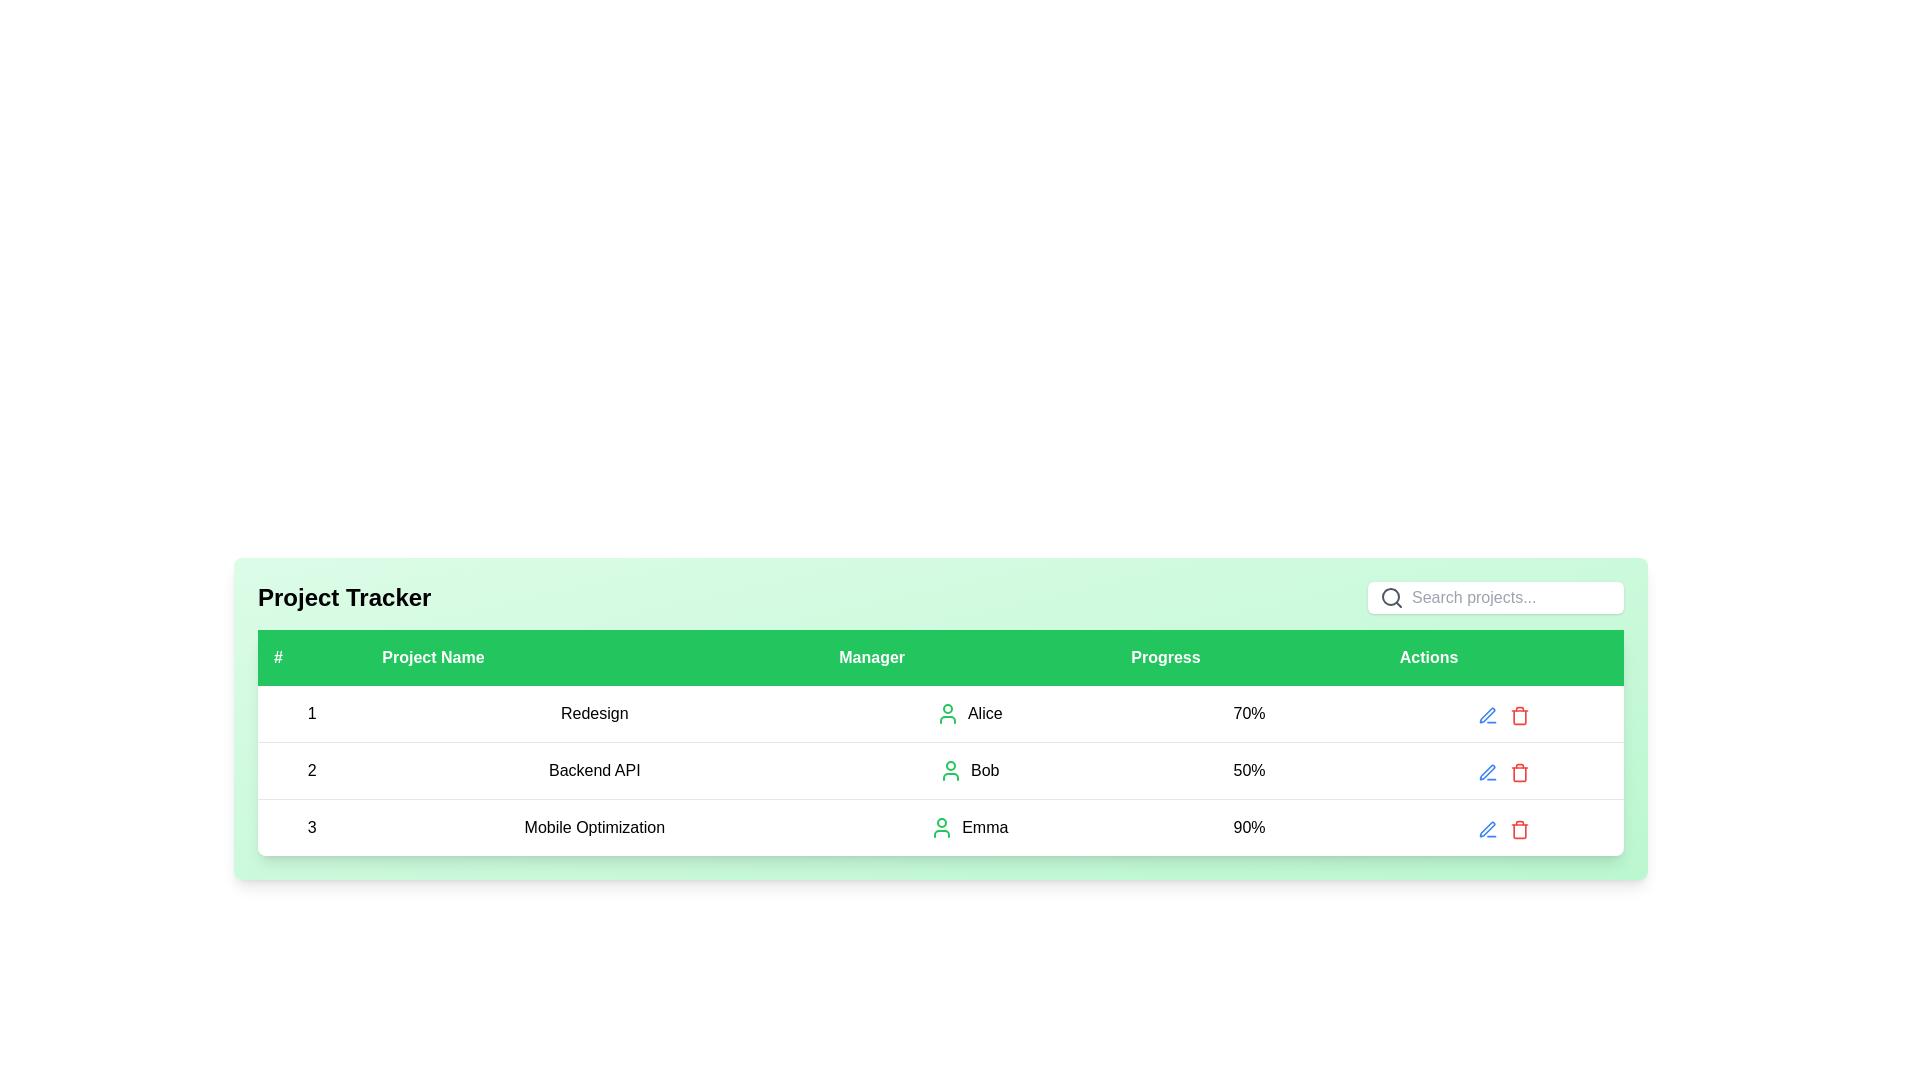 The image size is (1920, 1080). Describe the element at coordinates (969, 770) in the screenshot. I see `the Text with icon (Label) that displays 'Bob' in the 'Manager' column of the second row in the table` at that location.